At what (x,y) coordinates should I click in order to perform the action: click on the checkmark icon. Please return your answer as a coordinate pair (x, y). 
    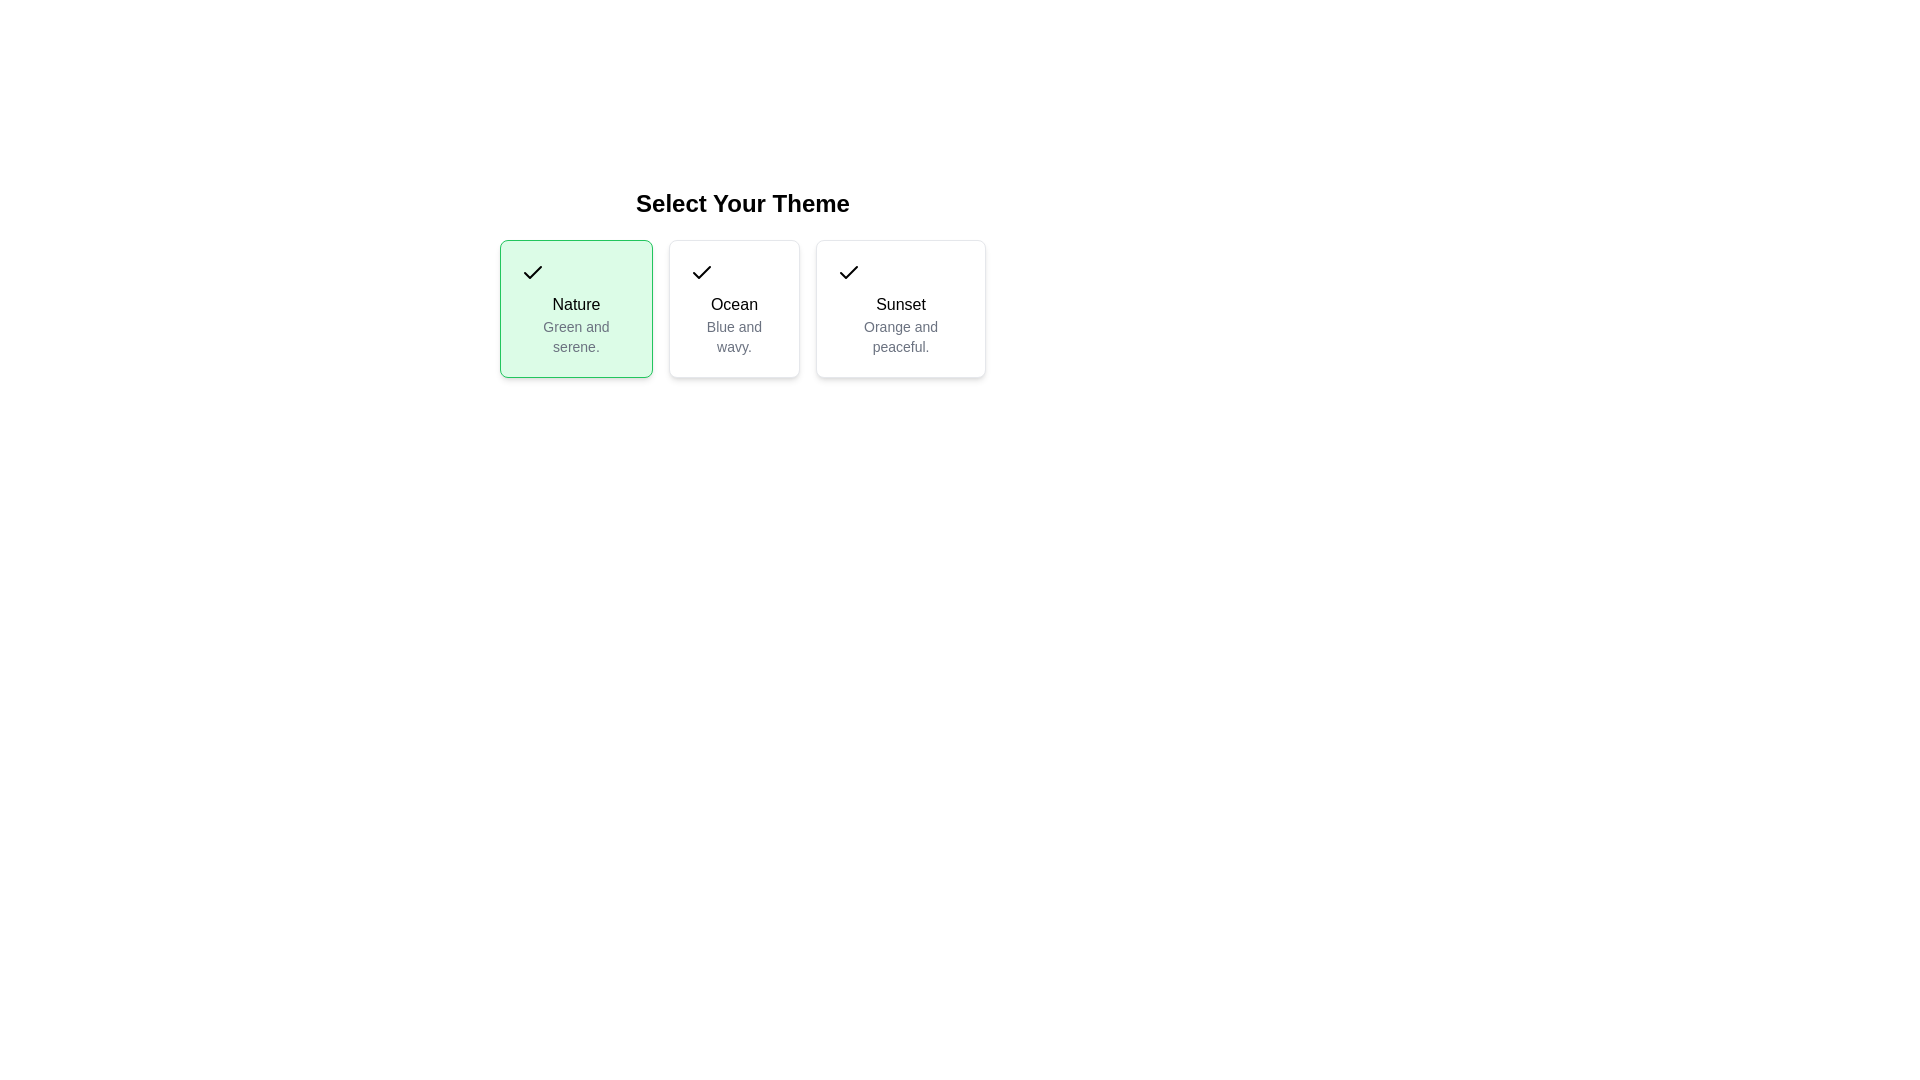
    Looking at the image, I should click on (532, 273).